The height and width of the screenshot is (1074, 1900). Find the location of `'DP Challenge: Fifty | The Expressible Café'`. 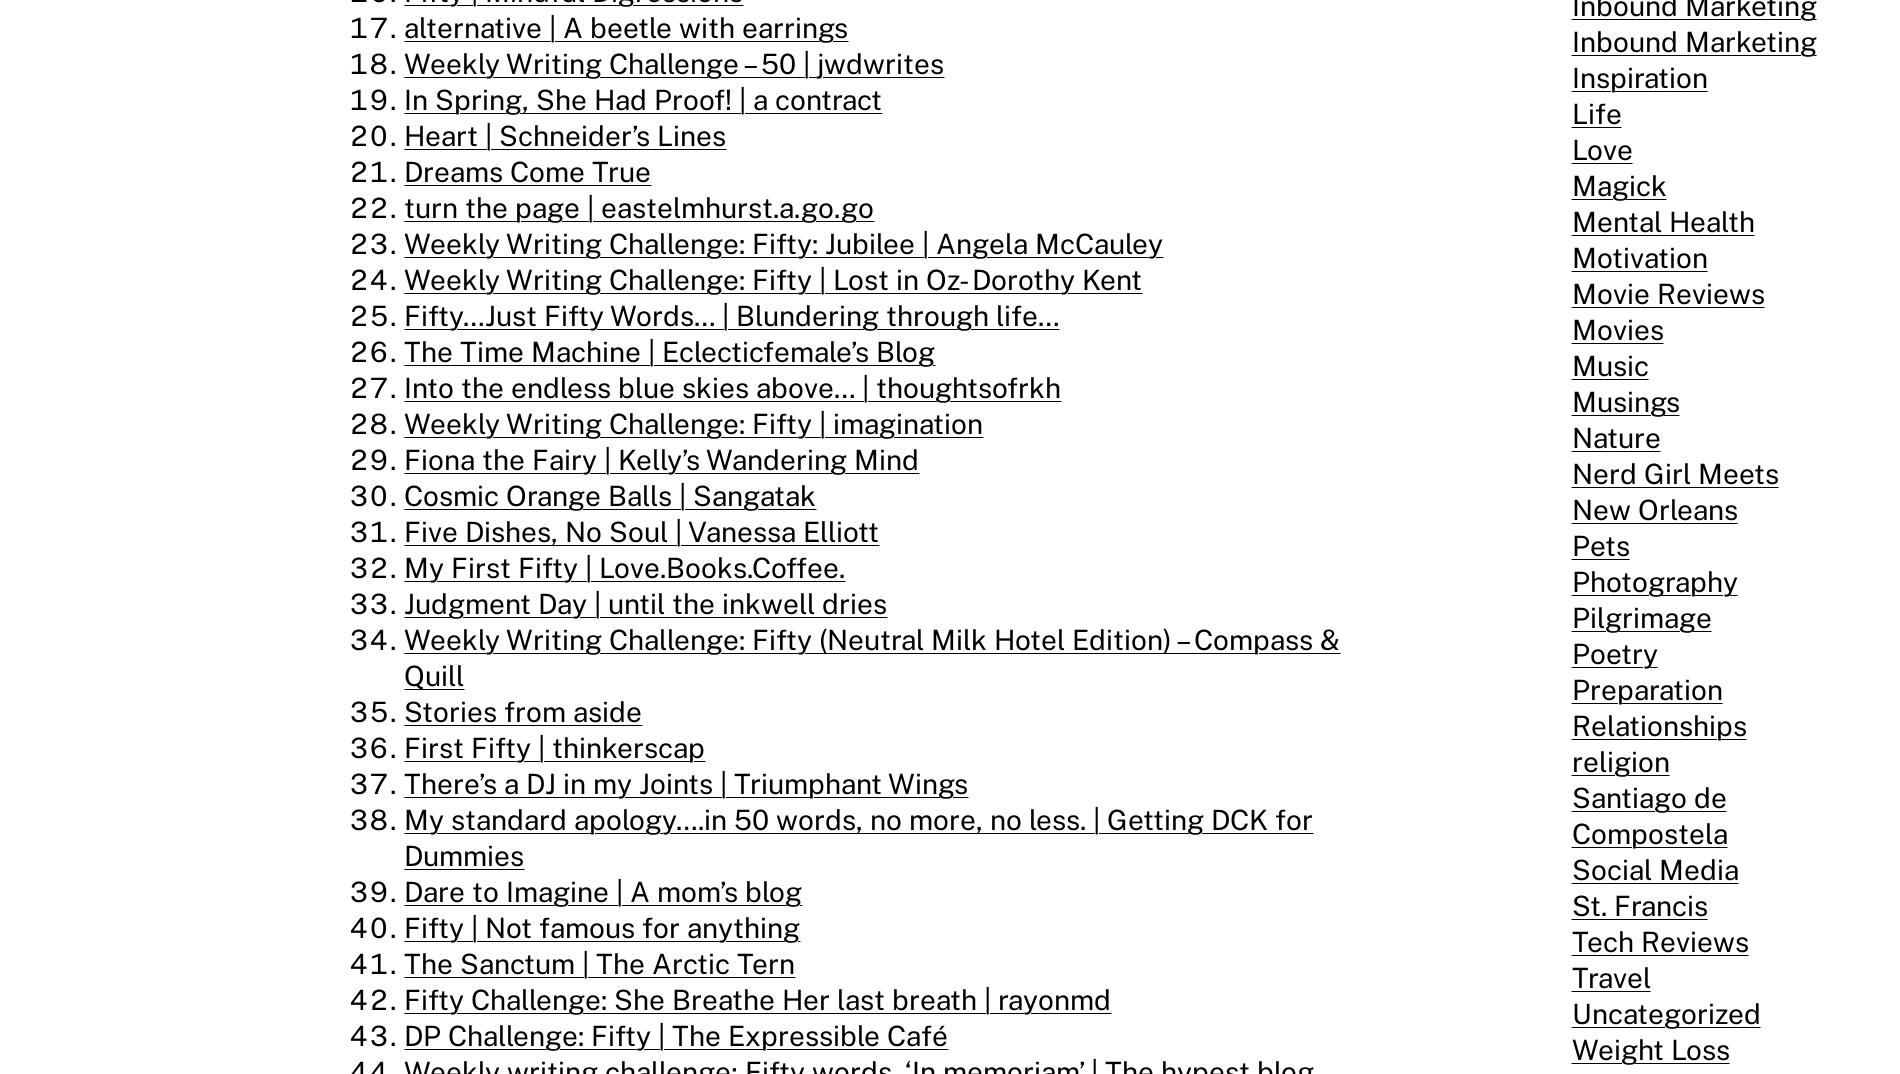

'DP Challenge: Fifty | The Expressible Café' is located at coordinates (676, 1035).